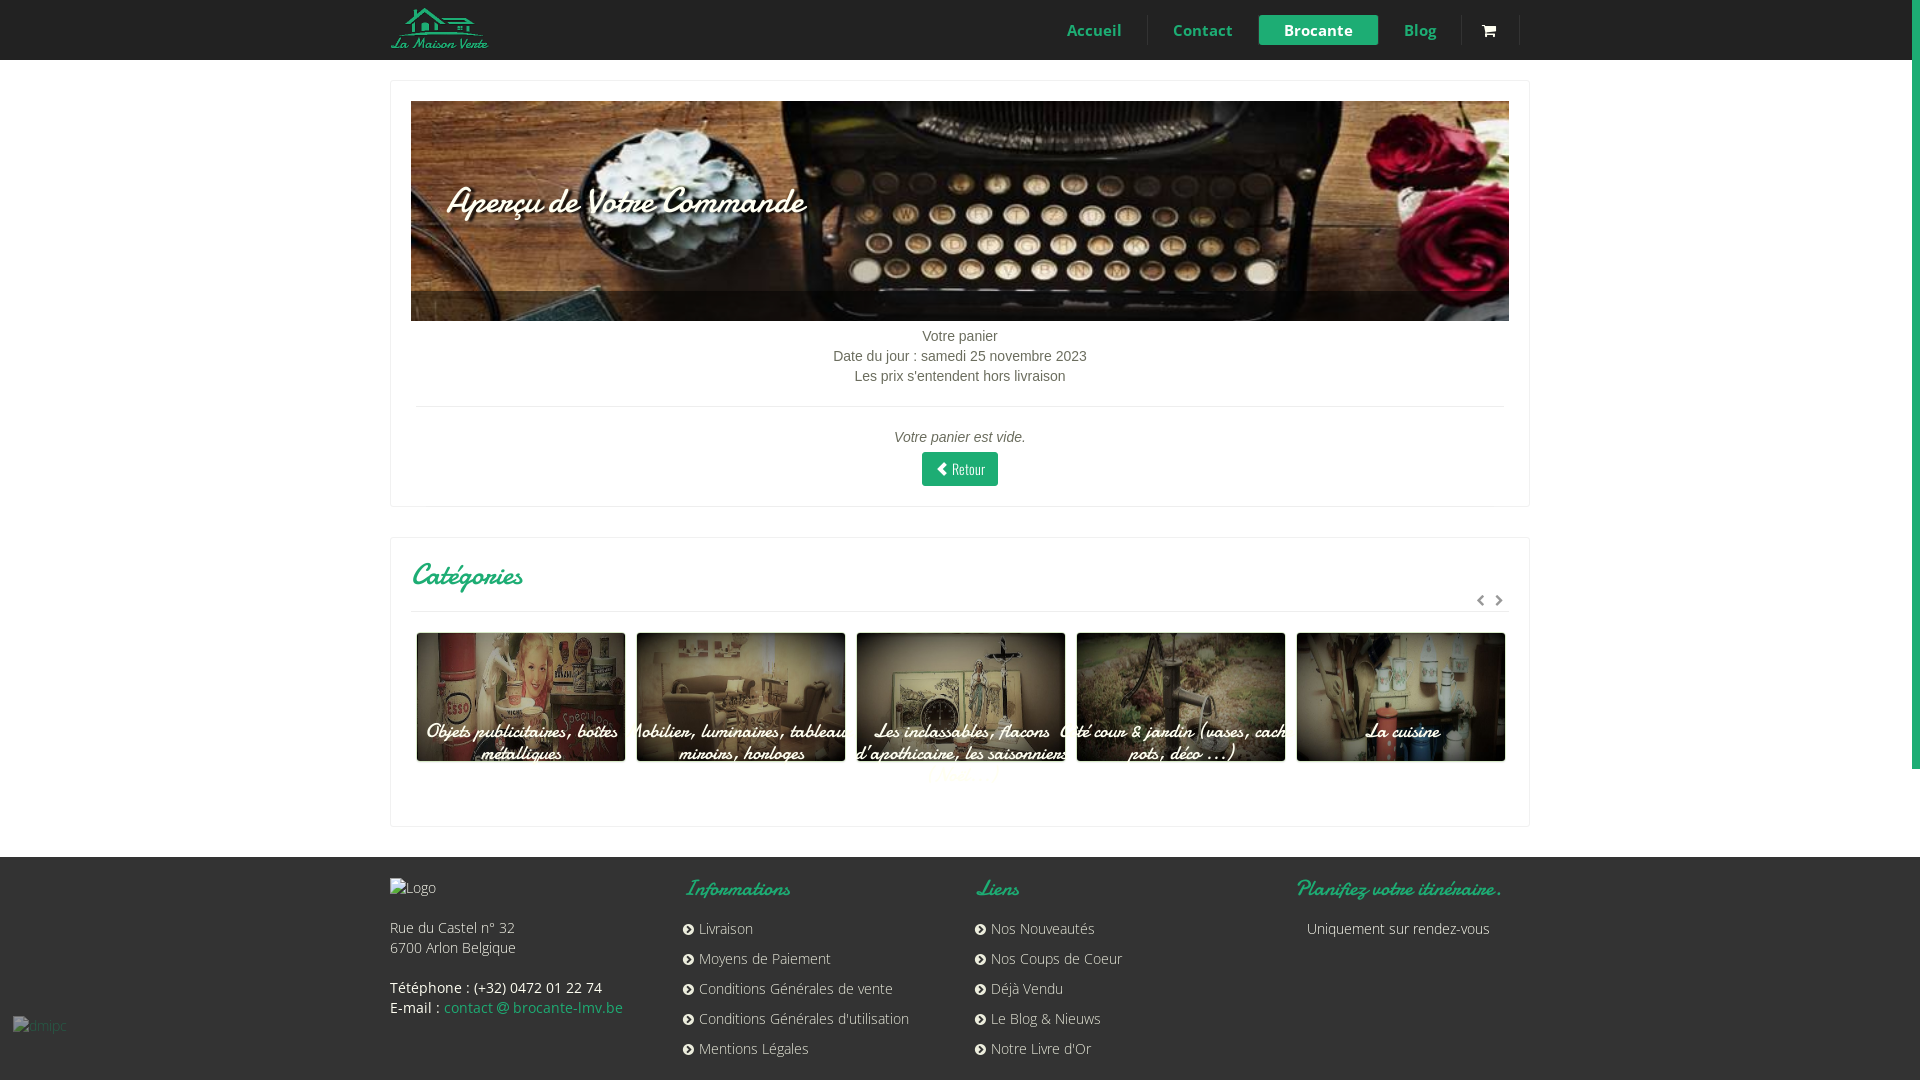 This screenshot has height=1080, width=1920. I want to click on 'Livraison', so click(716, 928).